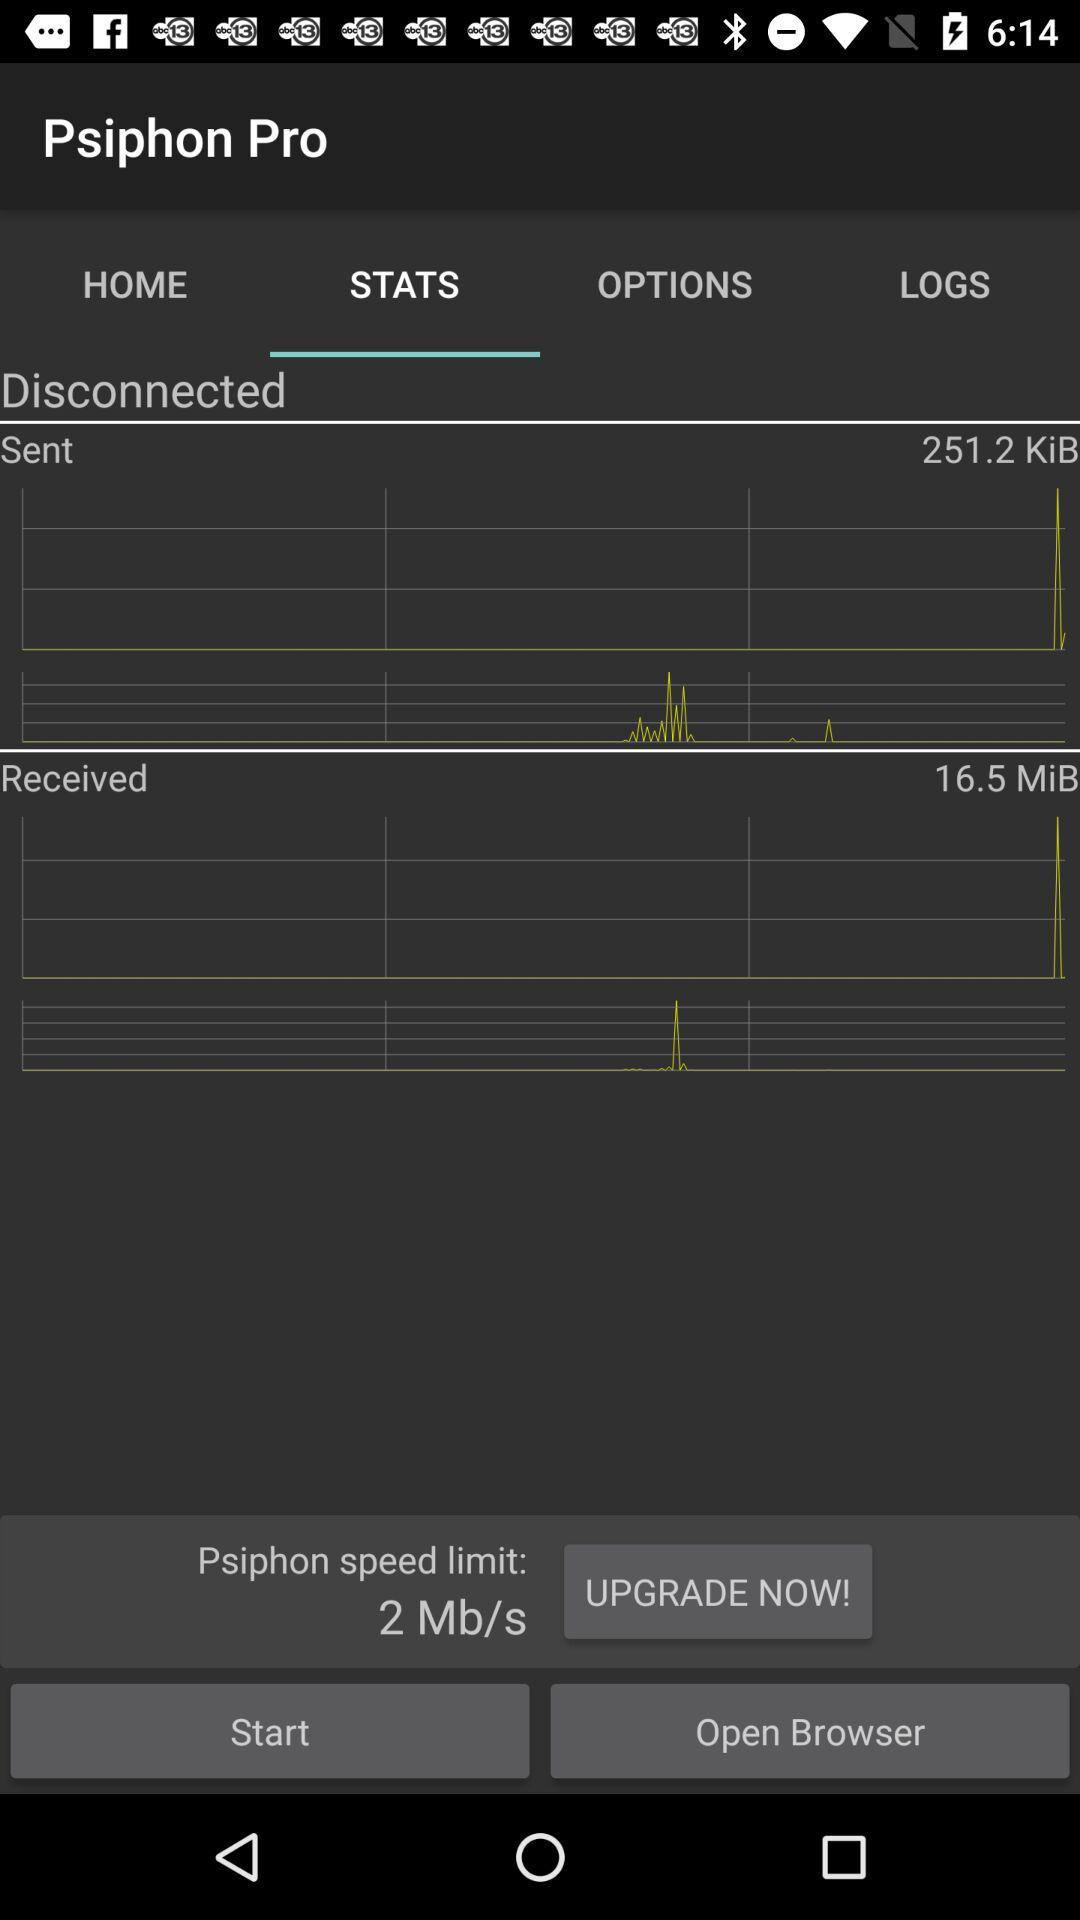 This screenshot has width=1080, height=1920. Describe the element at coordinates (270, 1730) in the screenshot. I see `the icon below 2 mb/s app` at that location.